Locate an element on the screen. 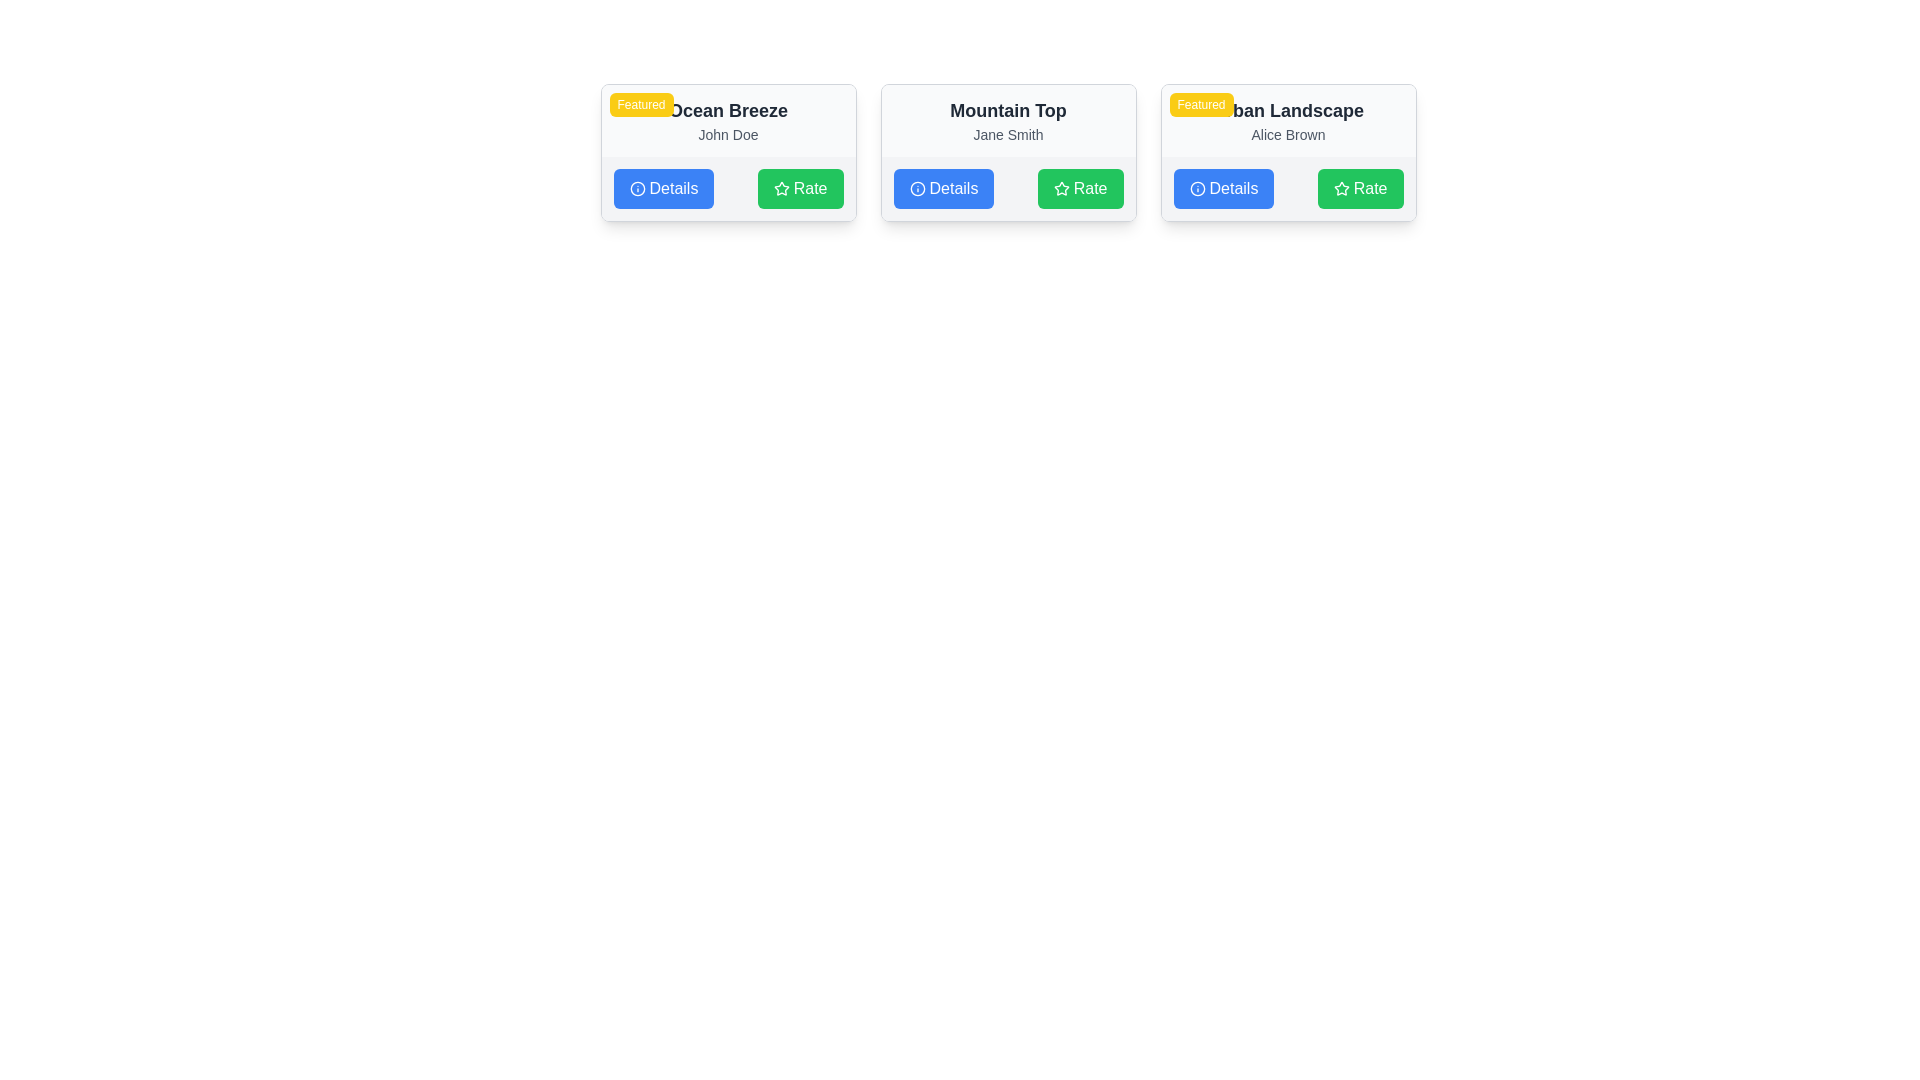 This screenshot has height=1080, width=1920. the 'Rate' button located in the bottom-right section of the card labeled 'Ocean Breeze' and 'John Doe' is located at coordinates (800, 189).